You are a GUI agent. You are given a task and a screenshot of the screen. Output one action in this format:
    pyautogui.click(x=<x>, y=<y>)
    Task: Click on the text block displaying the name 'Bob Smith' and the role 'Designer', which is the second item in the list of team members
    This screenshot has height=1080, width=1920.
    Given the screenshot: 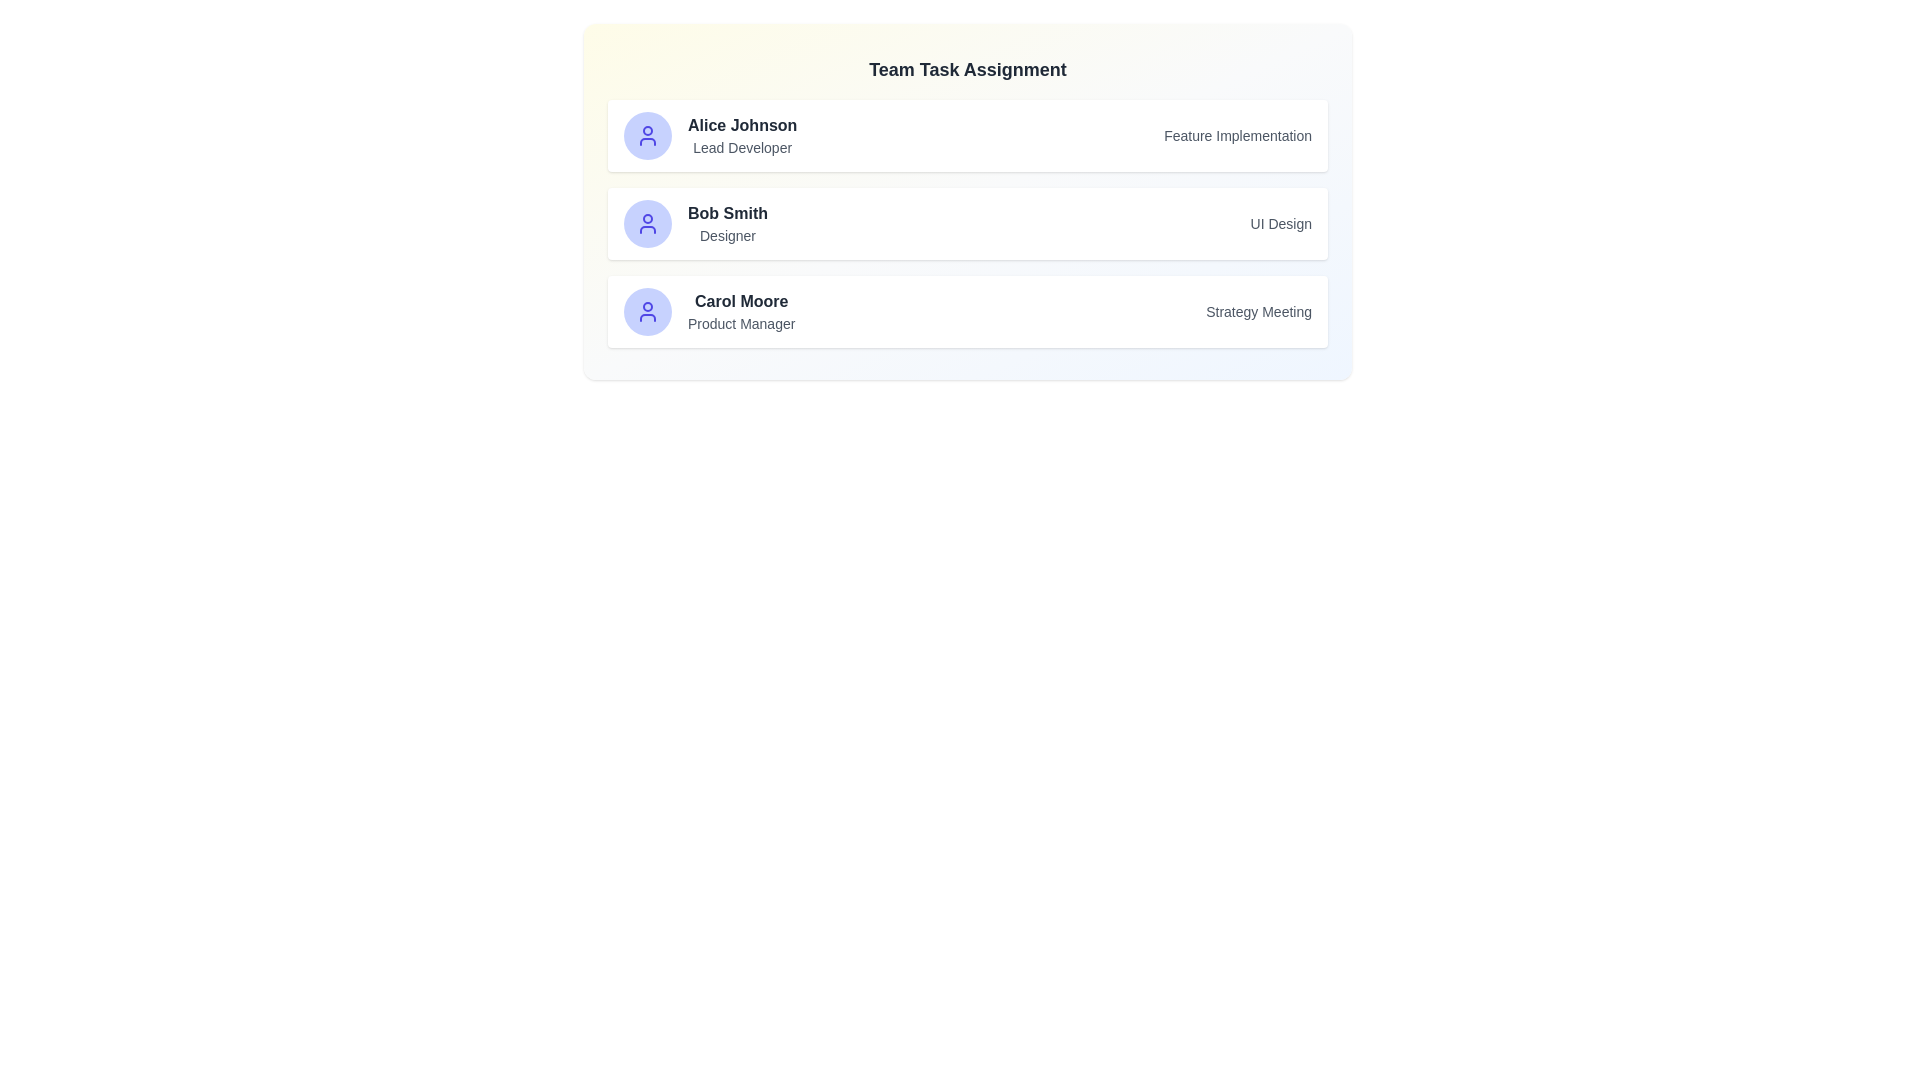 What is the action you would take?
    pyautogui.click(x=727, y=223)
    